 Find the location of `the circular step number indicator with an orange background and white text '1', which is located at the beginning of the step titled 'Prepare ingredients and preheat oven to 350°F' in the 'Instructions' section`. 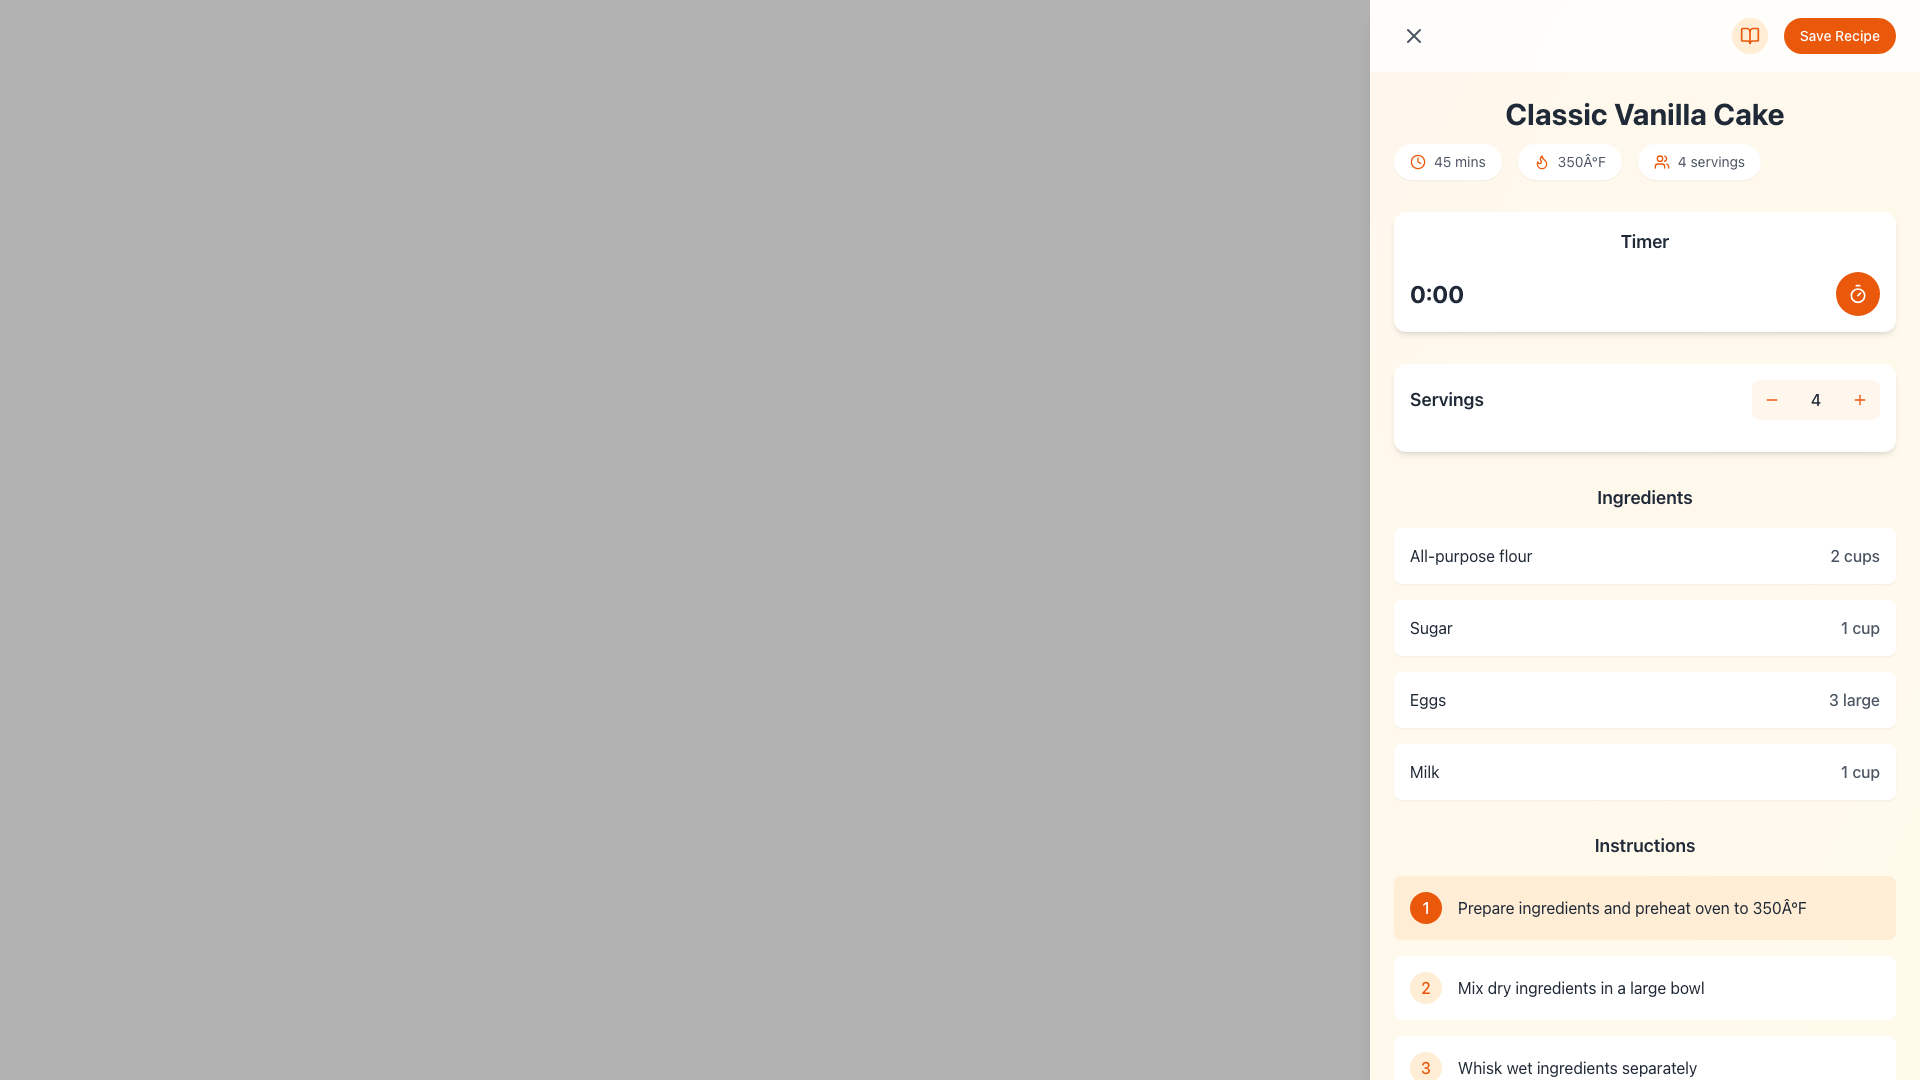

the circular step number indicator with an orange background and white text '1', which is located at the beginning of the step titled 'Prepare ingredients and preheat oven to 350°F' in the 'Instructions' section is located at coordinates (1424, 907).